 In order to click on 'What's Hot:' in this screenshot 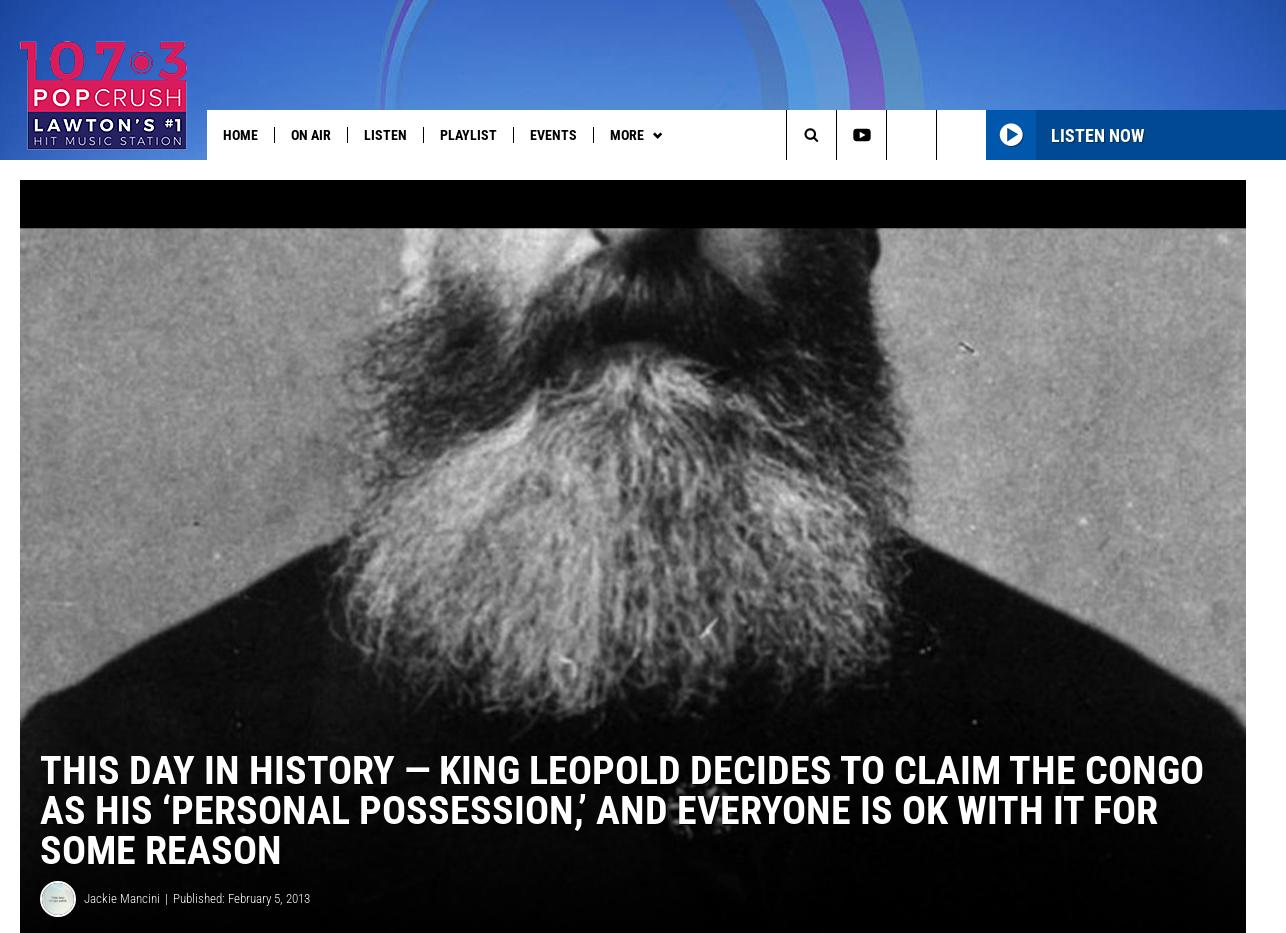, I will do `click(52, 175)`.